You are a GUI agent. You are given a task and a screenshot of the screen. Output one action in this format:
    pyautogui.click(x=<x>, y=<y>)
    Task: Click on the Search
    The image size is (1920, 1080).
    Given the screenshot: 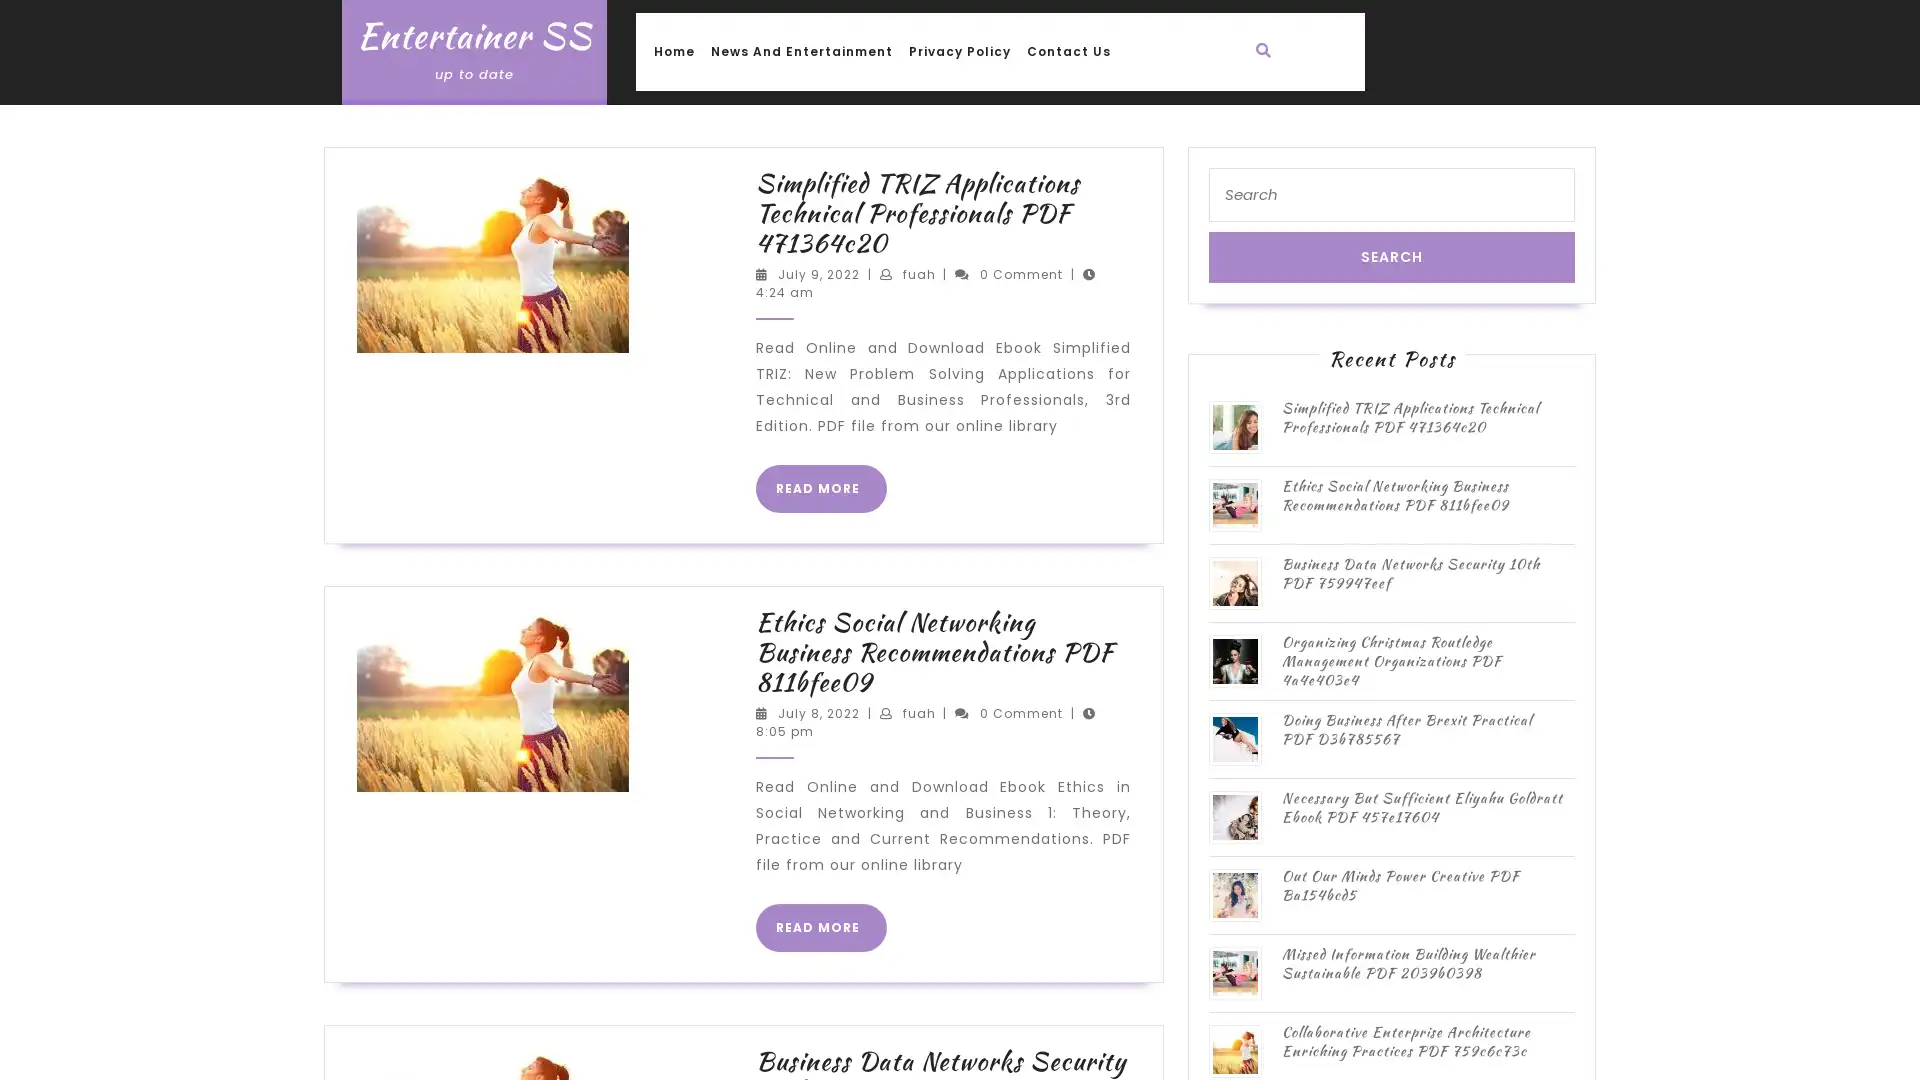 What is the action you would take?
    pyautogui.click(x=1391, y=256)
    